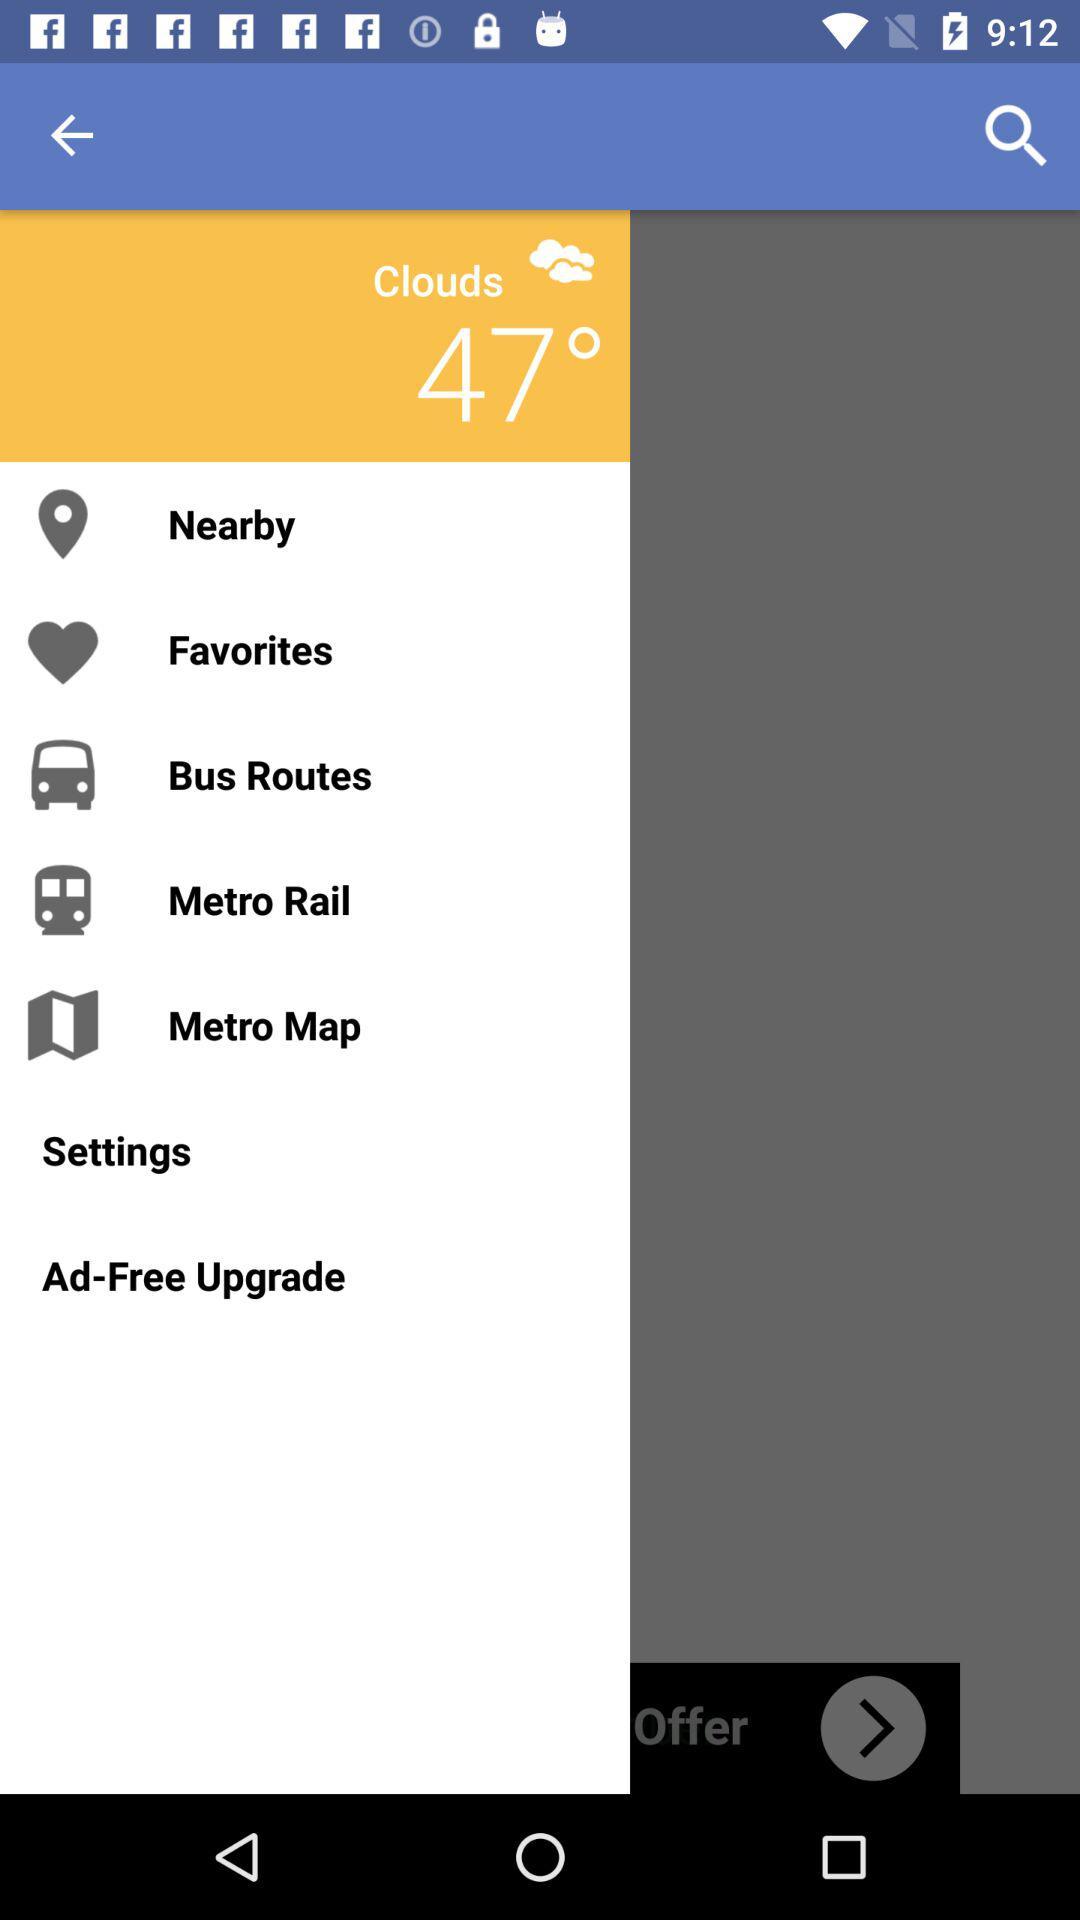  What do you see at coordinates (315, 1274) in the screenshot?
I see `the ad-free upgrade icon` at bounding box center [315, 1274].